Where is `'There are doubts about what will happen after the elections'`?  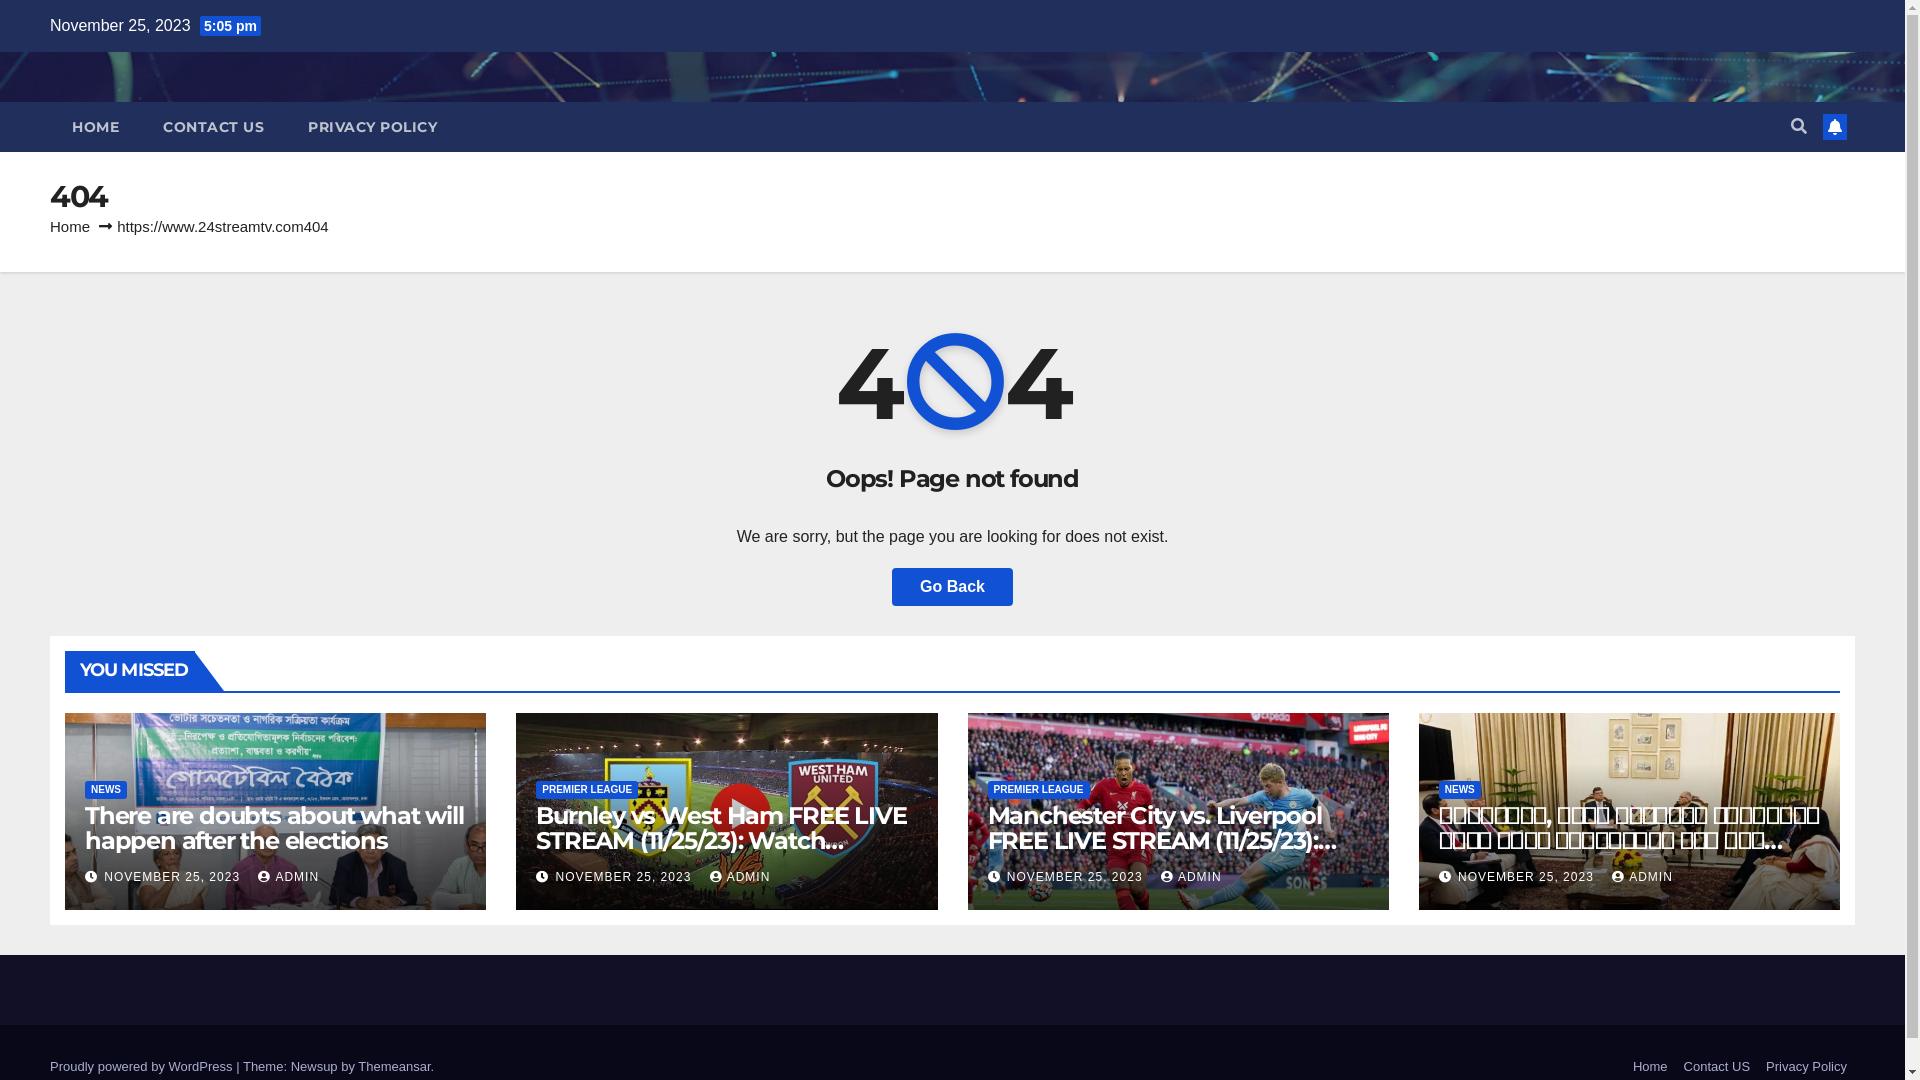
'There are doubts about what will happen after the elections' is located at coordinates (273, 828).